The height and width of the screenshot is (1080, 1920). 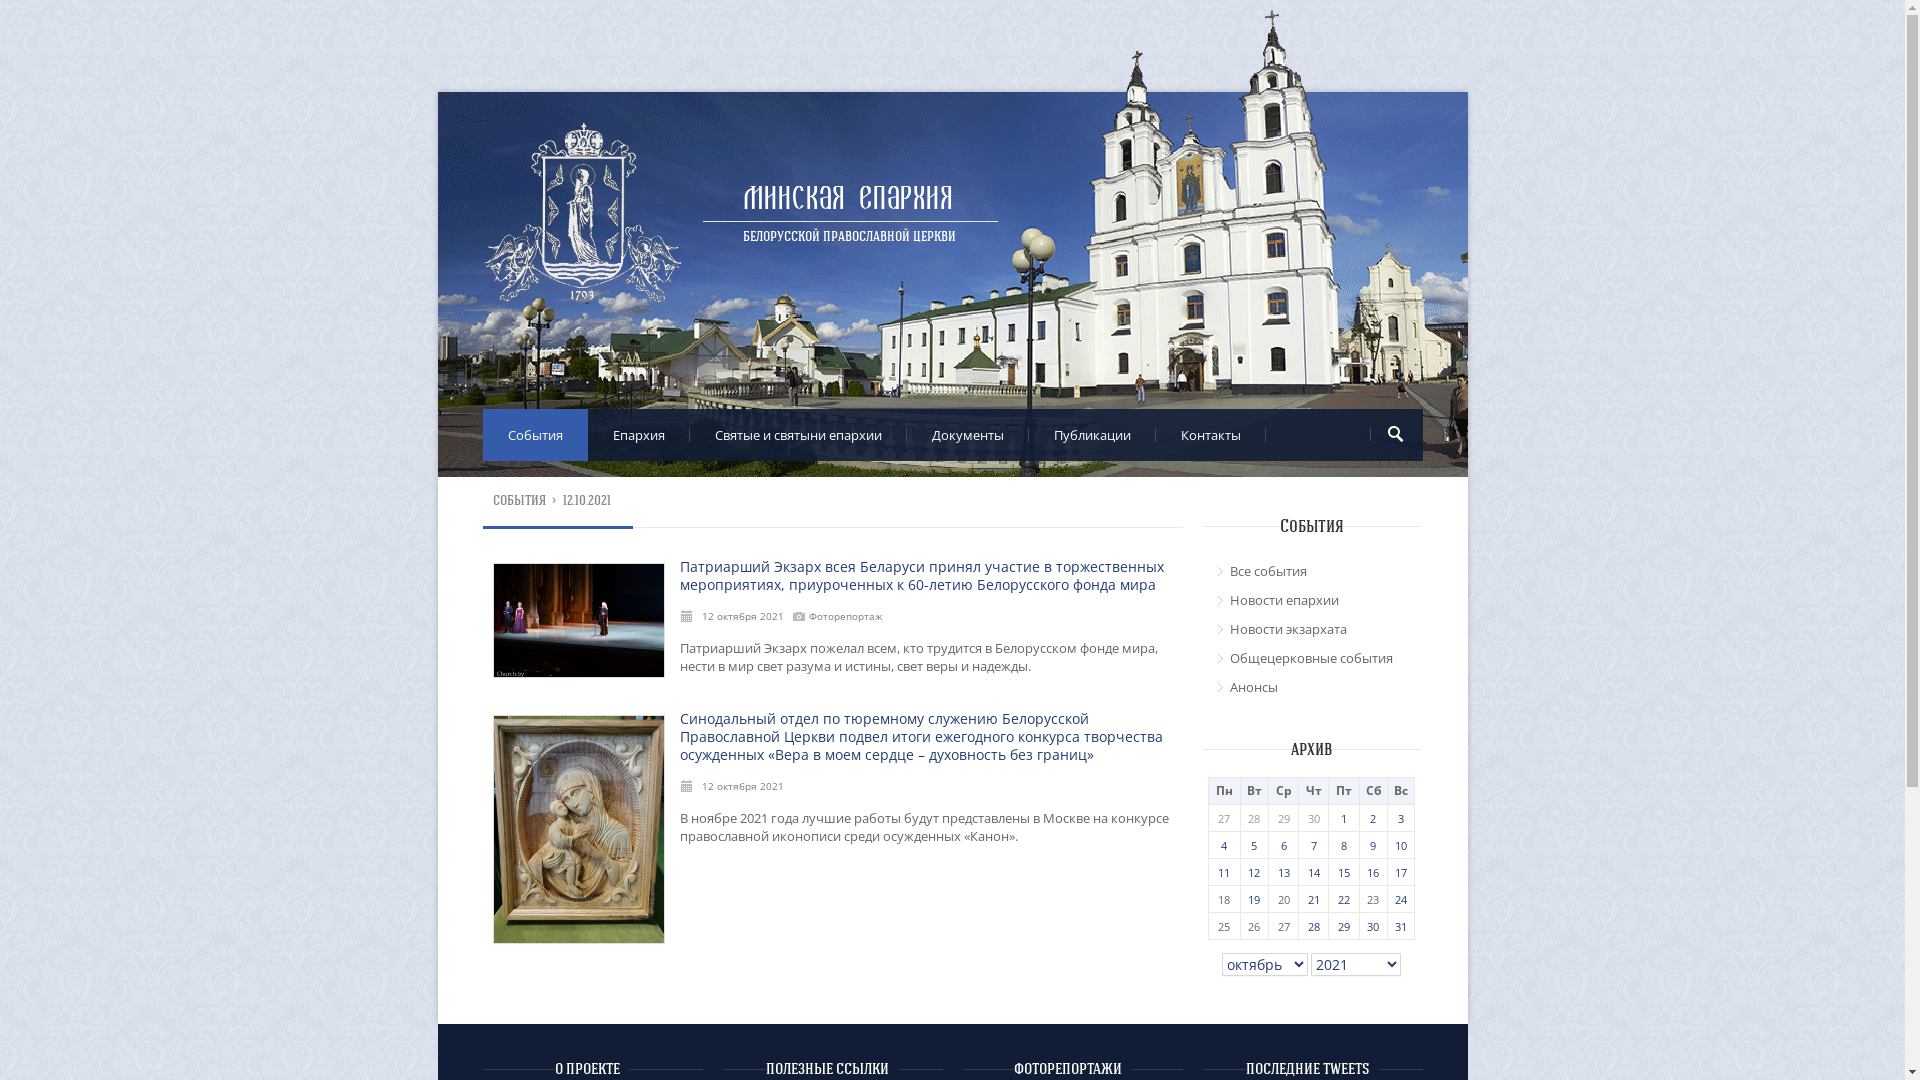 What do you see at coordinates (1247, 898) in the screenshot?
I see `'19'` at bounding box center [1247, 898].